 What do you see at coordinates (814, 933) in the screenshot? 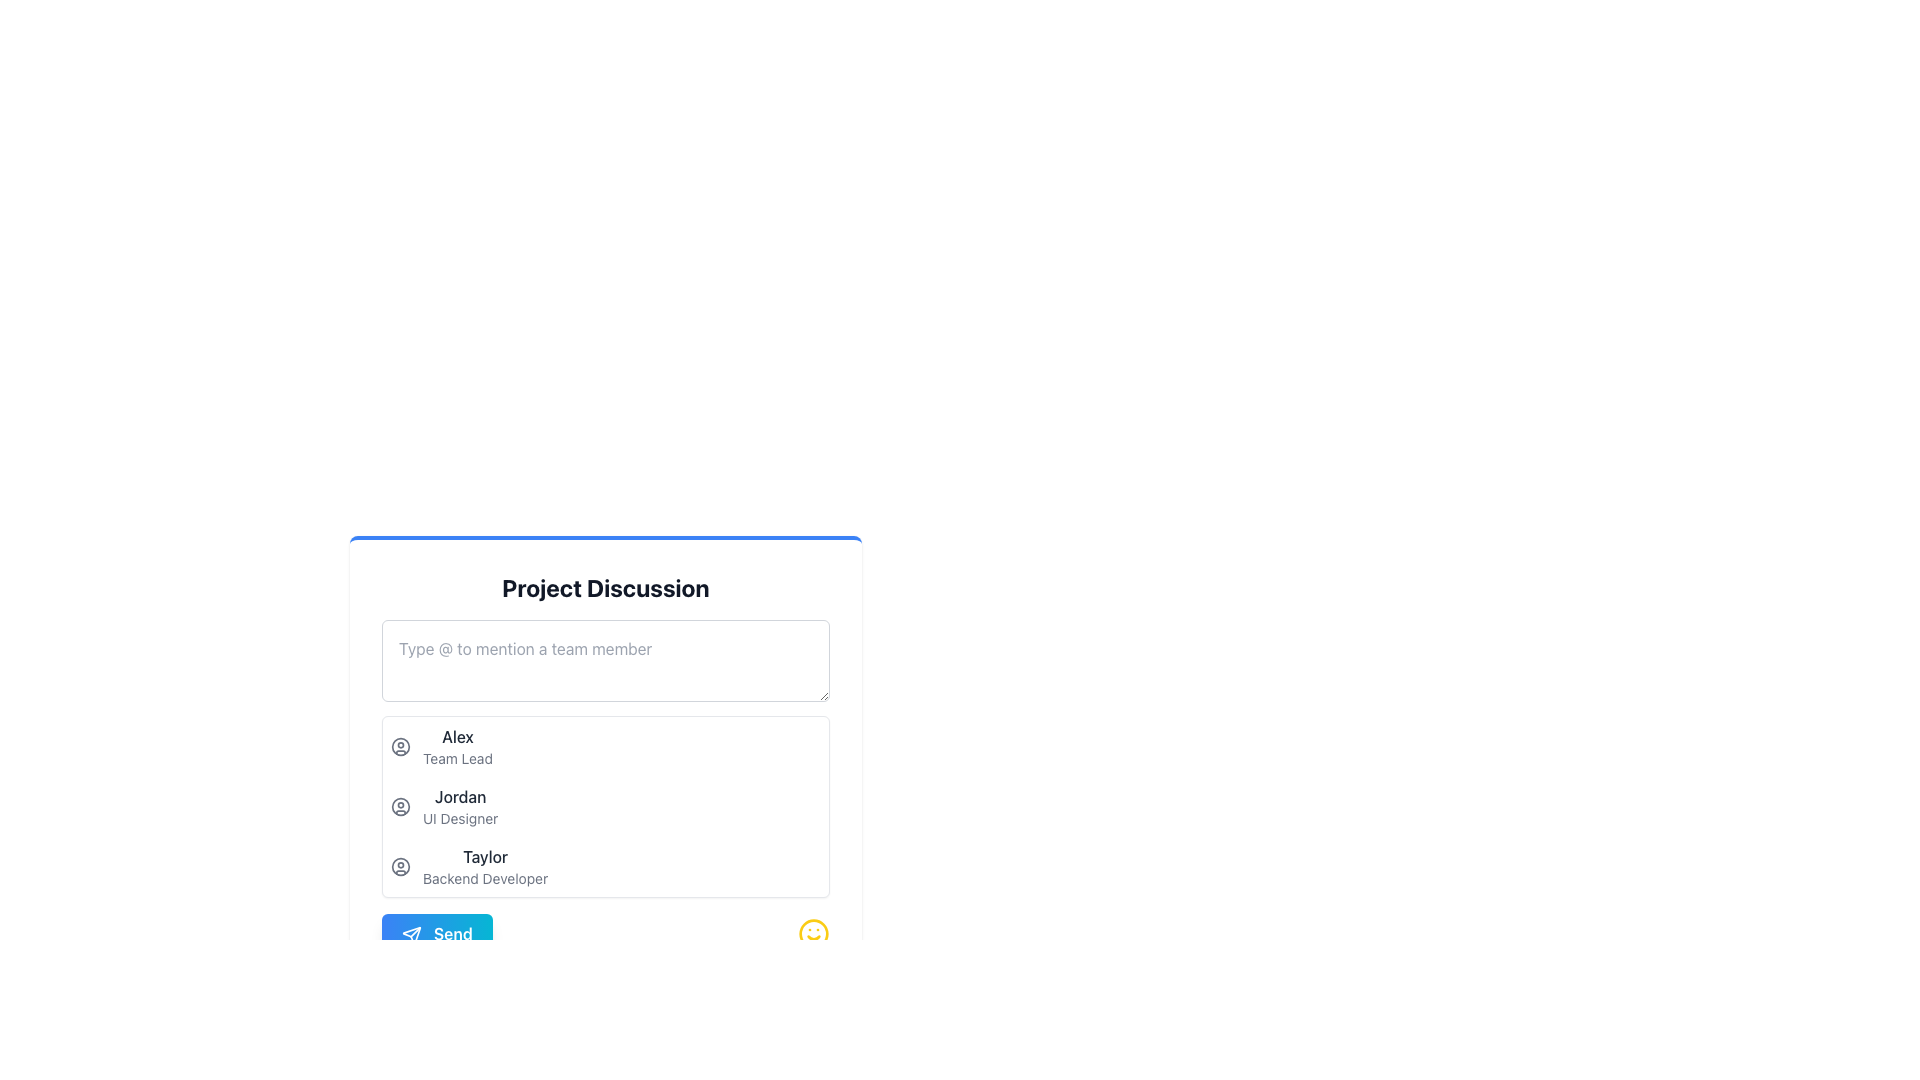
I see `the Circle SVG graphical element located at the bottom-right corner of the interface, which is part of a decorative smiley face icon` at bounding box center [814, 933].